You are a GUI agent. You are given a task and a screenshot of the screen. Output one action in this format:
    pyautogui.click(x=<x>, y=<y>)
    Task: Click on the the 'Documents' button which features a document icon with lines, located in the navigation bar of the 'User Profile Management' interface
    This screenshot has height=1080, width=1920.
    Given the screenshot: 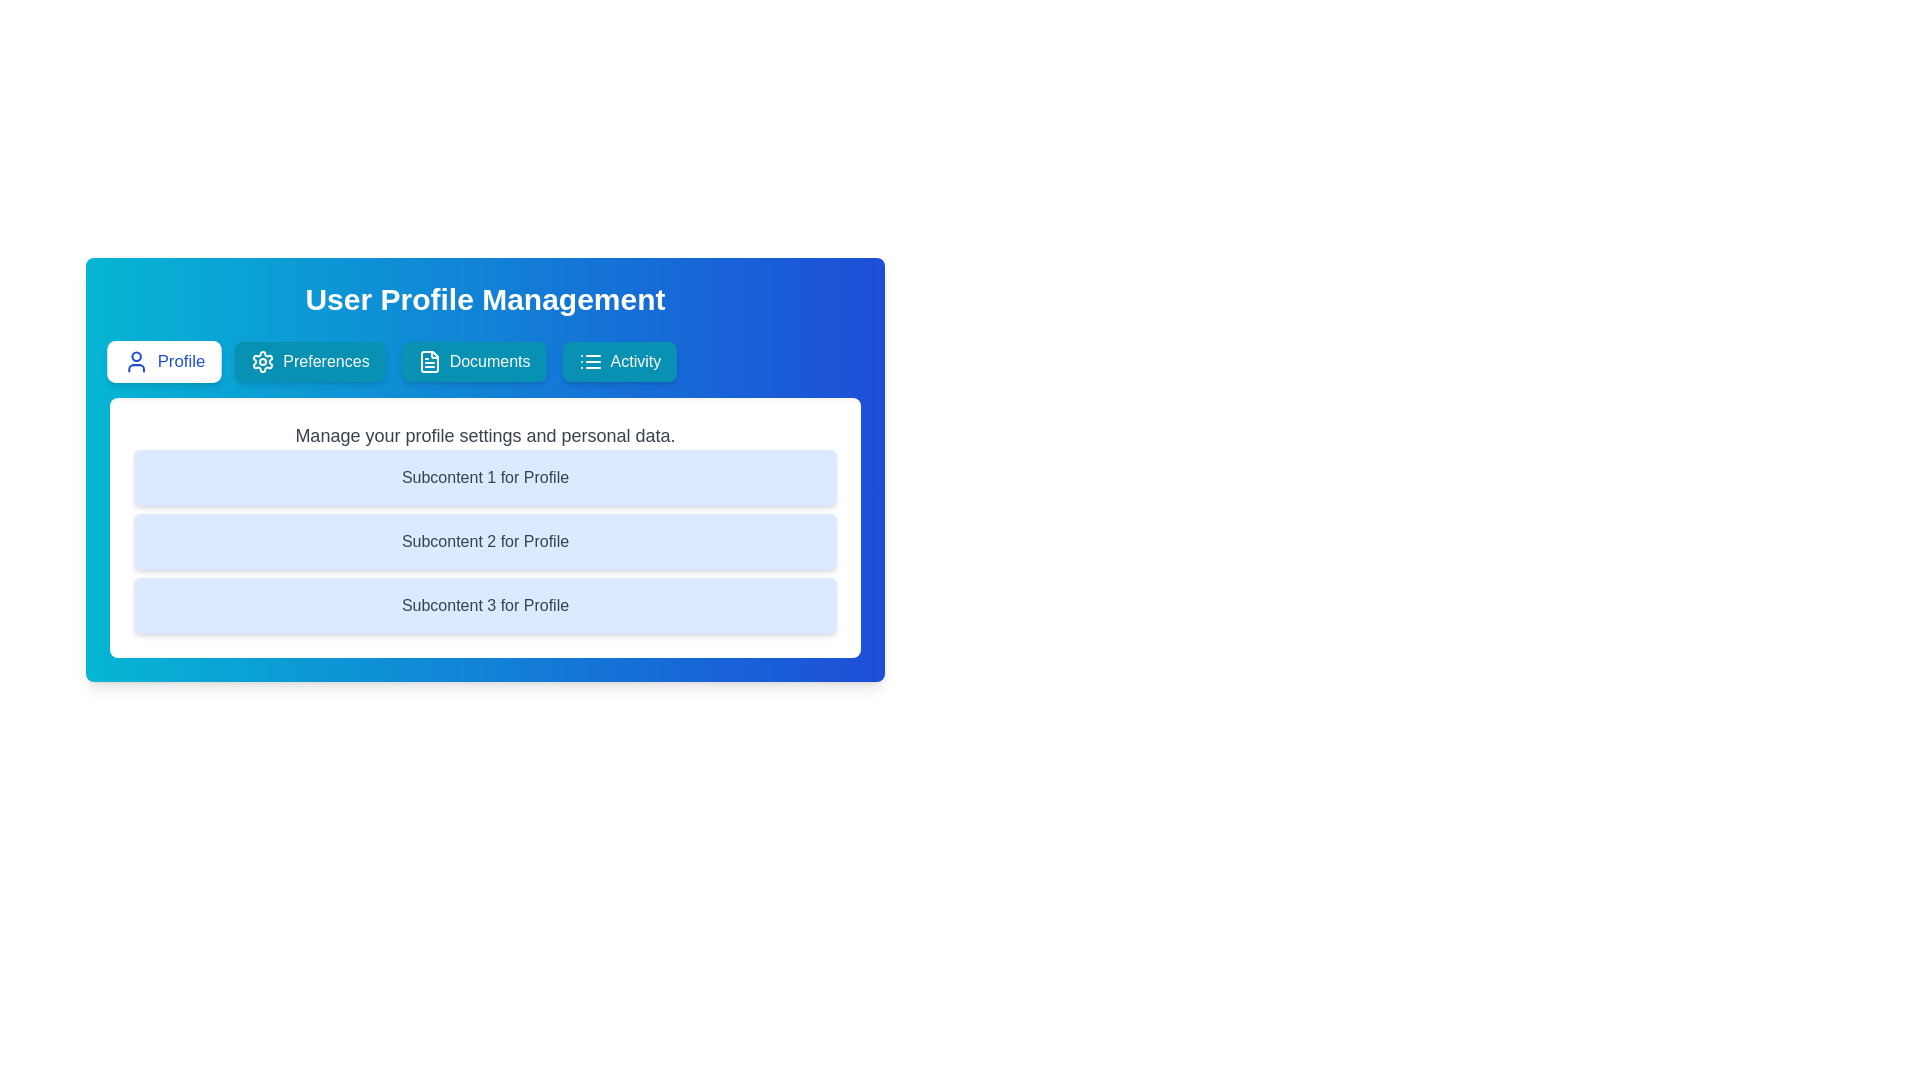 What is the action you would take?
    pyautogui.click(x=428, y=362)
    